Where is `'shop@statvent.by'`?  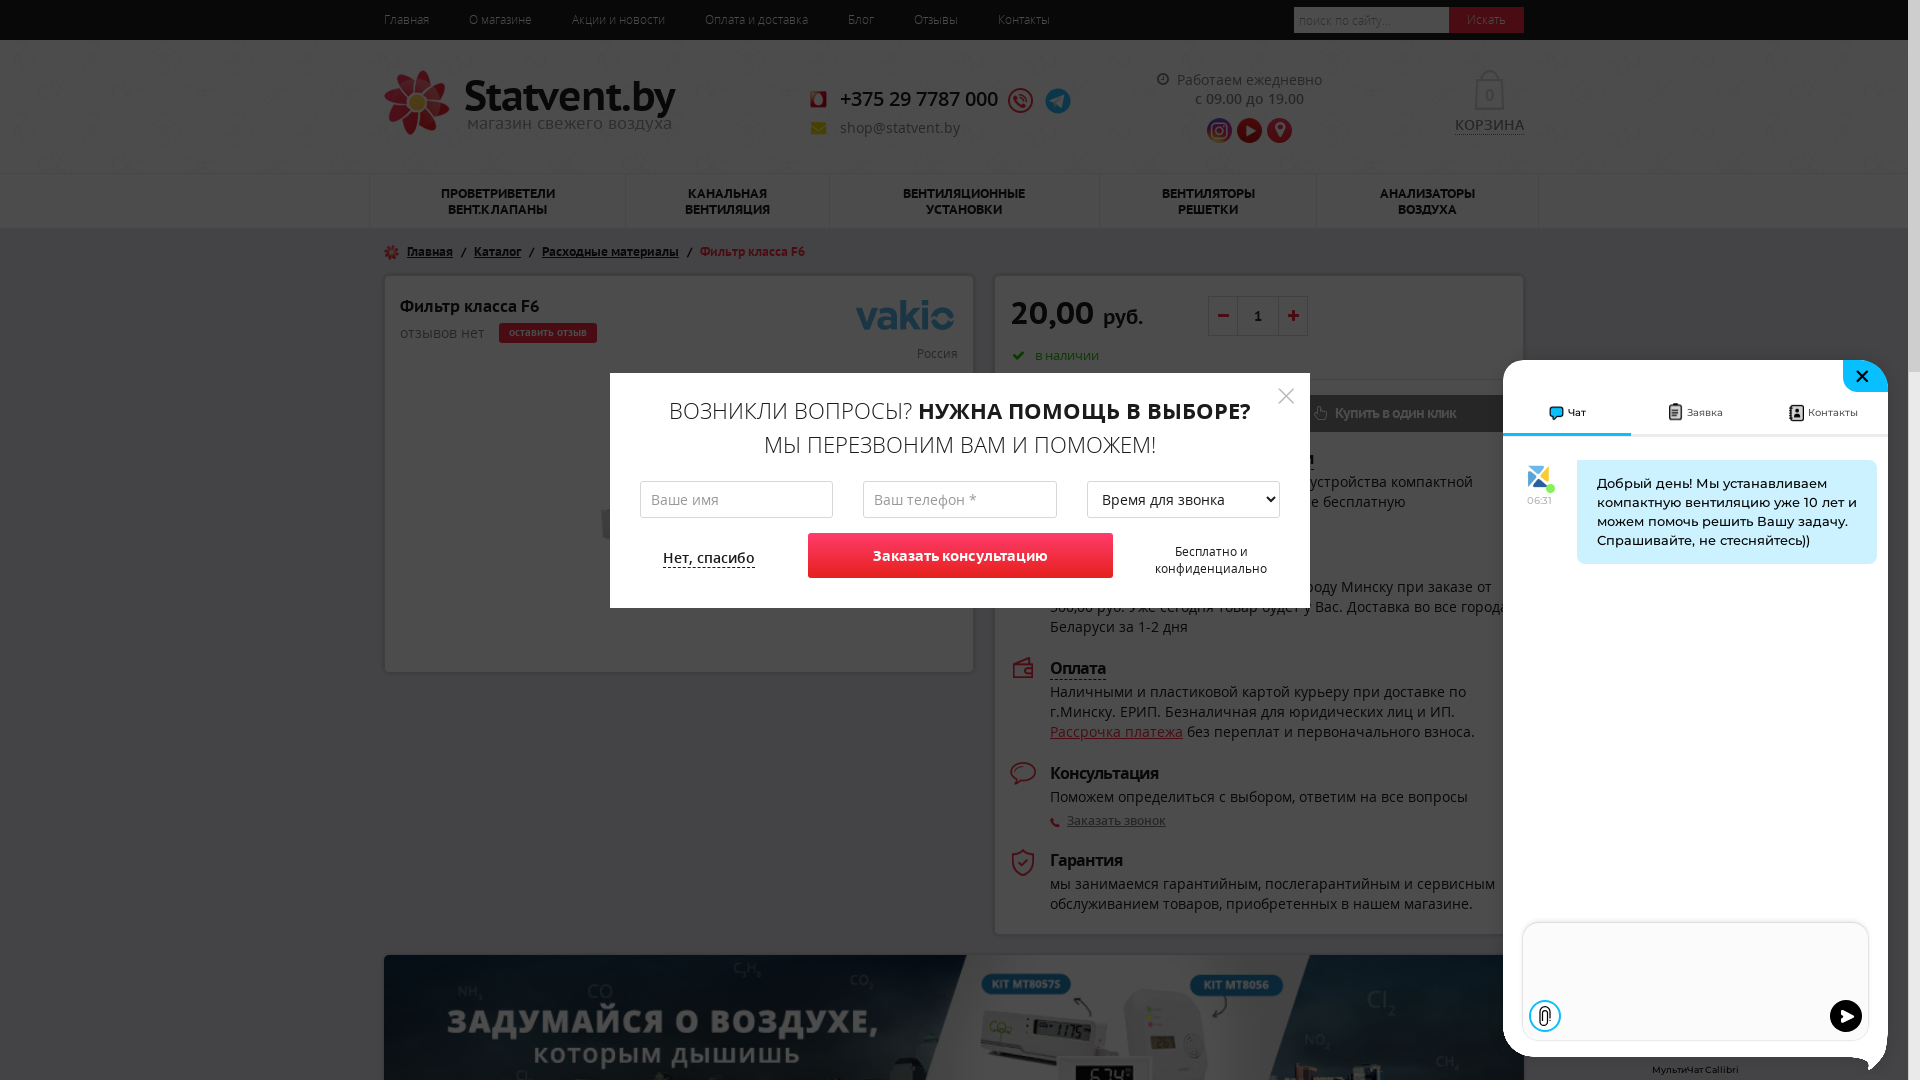 'shop@statvent.by' is located at coordinates (899, 127).